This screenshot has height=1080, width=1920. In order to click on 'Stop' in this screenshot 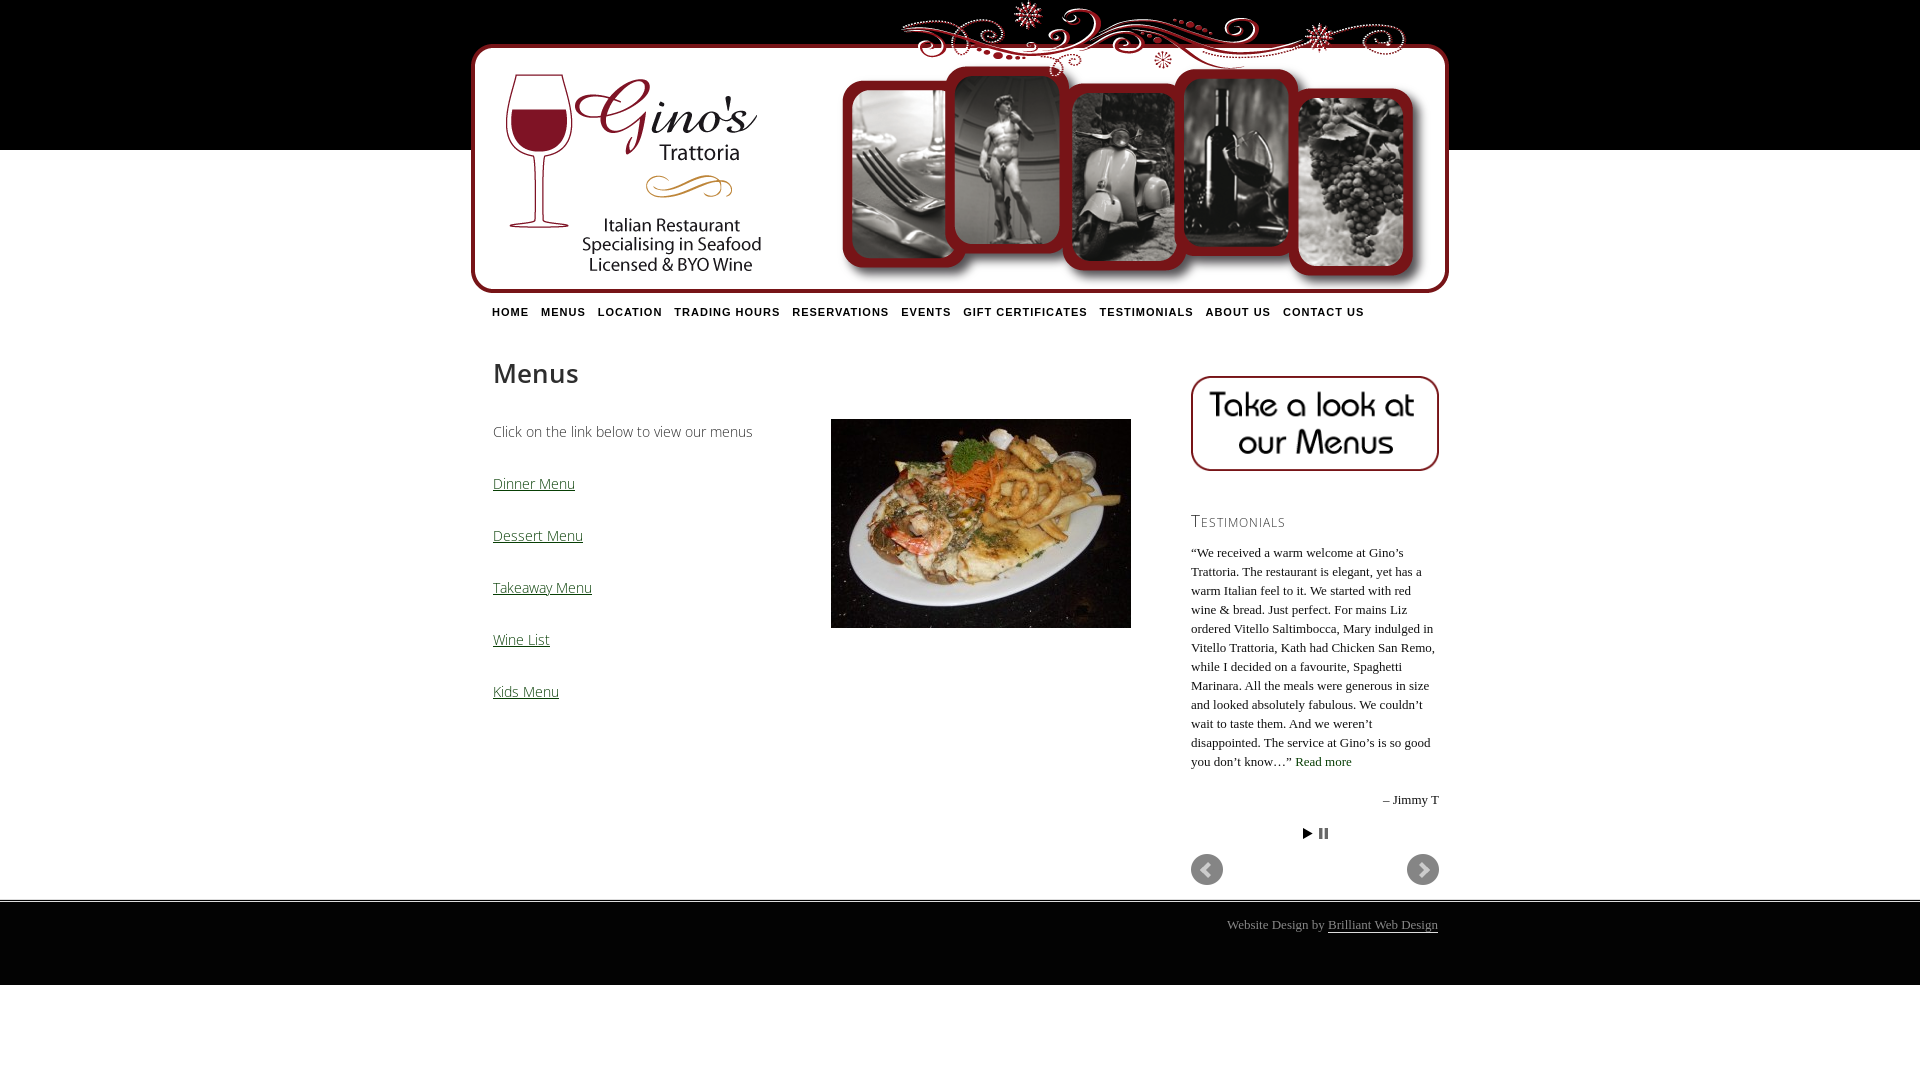, I will do `click(1318, 833)`.